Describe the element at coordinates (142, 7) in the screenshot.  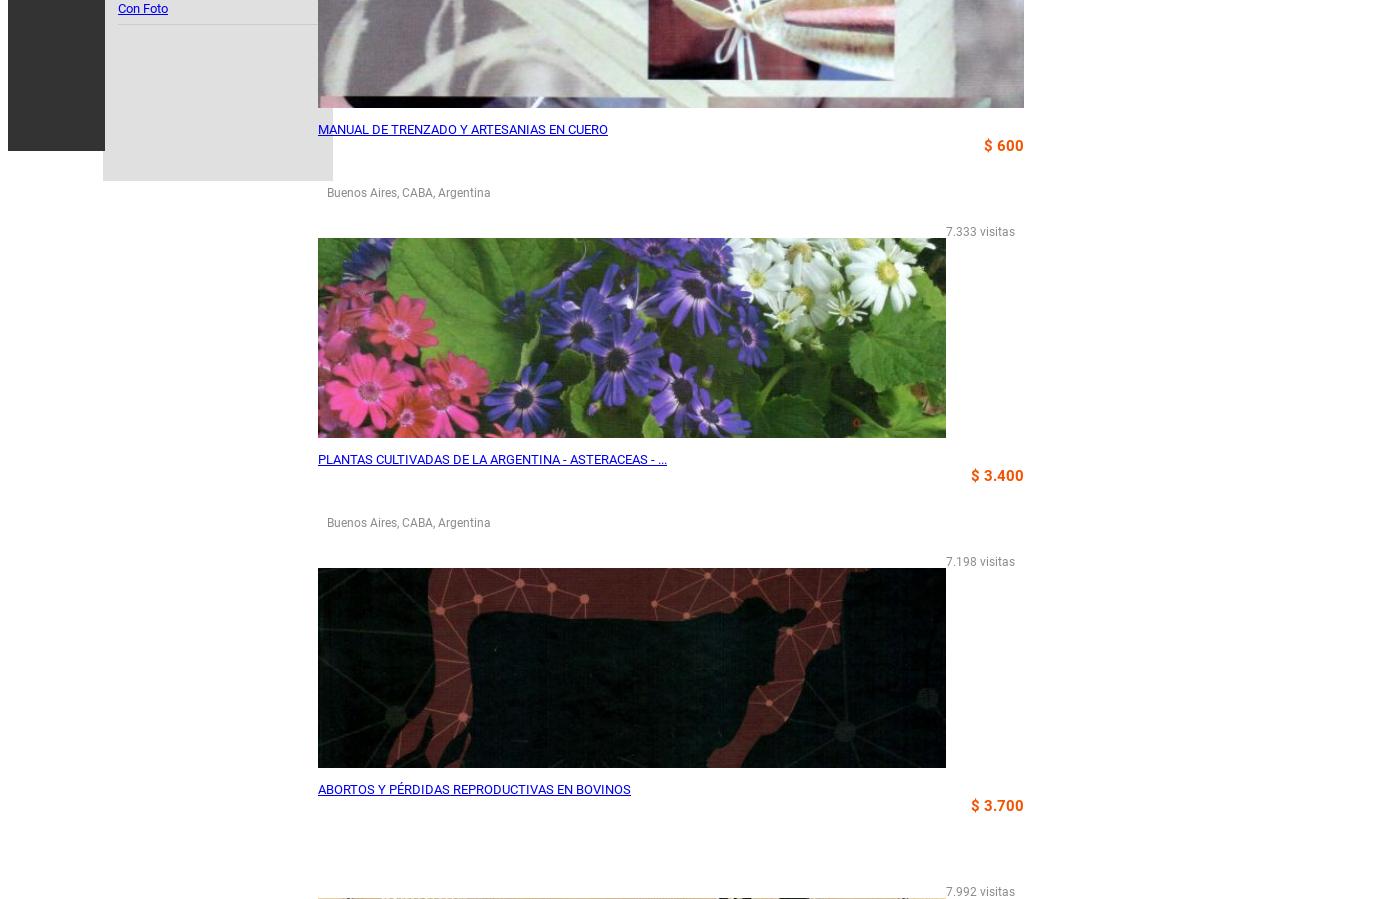
I see `'Con Foto'` at that location.